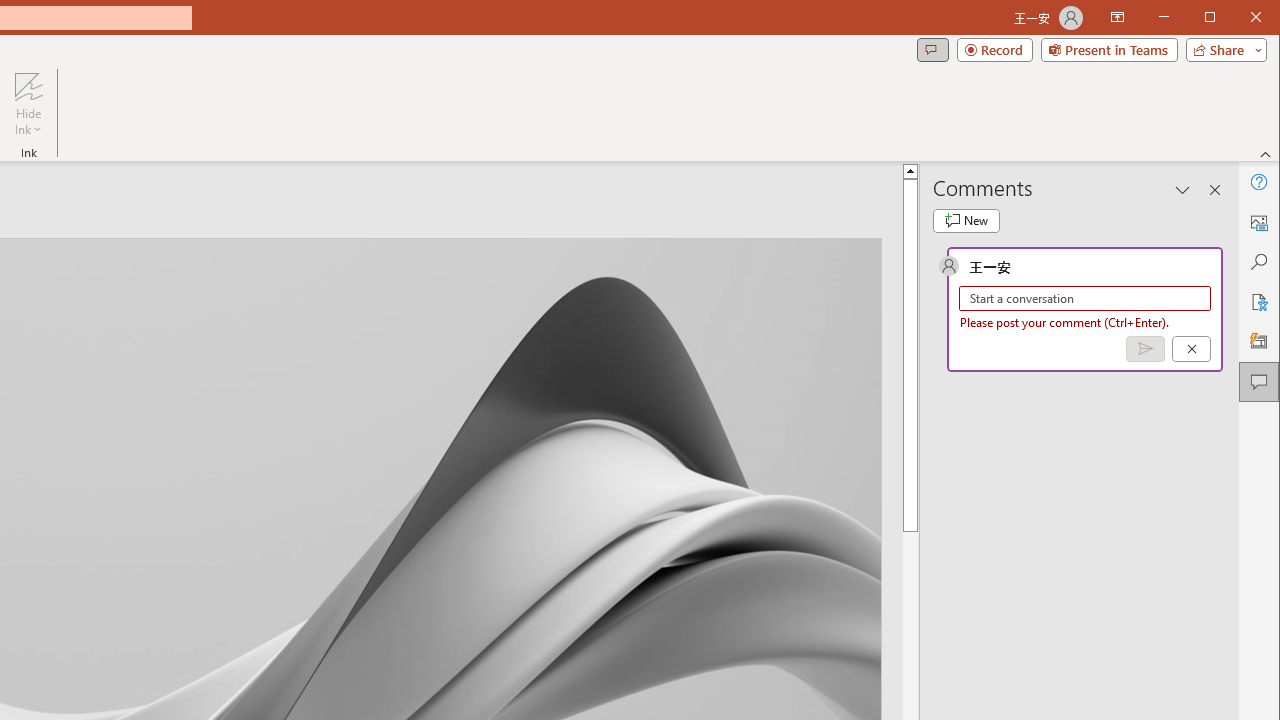 Image resolution: width=1280 pixels, height=720 pixels. What do you see at coordinates (1084, 298) in the screenshot?
I see `'Start a conversation'` at bounding box center [1084, 298].